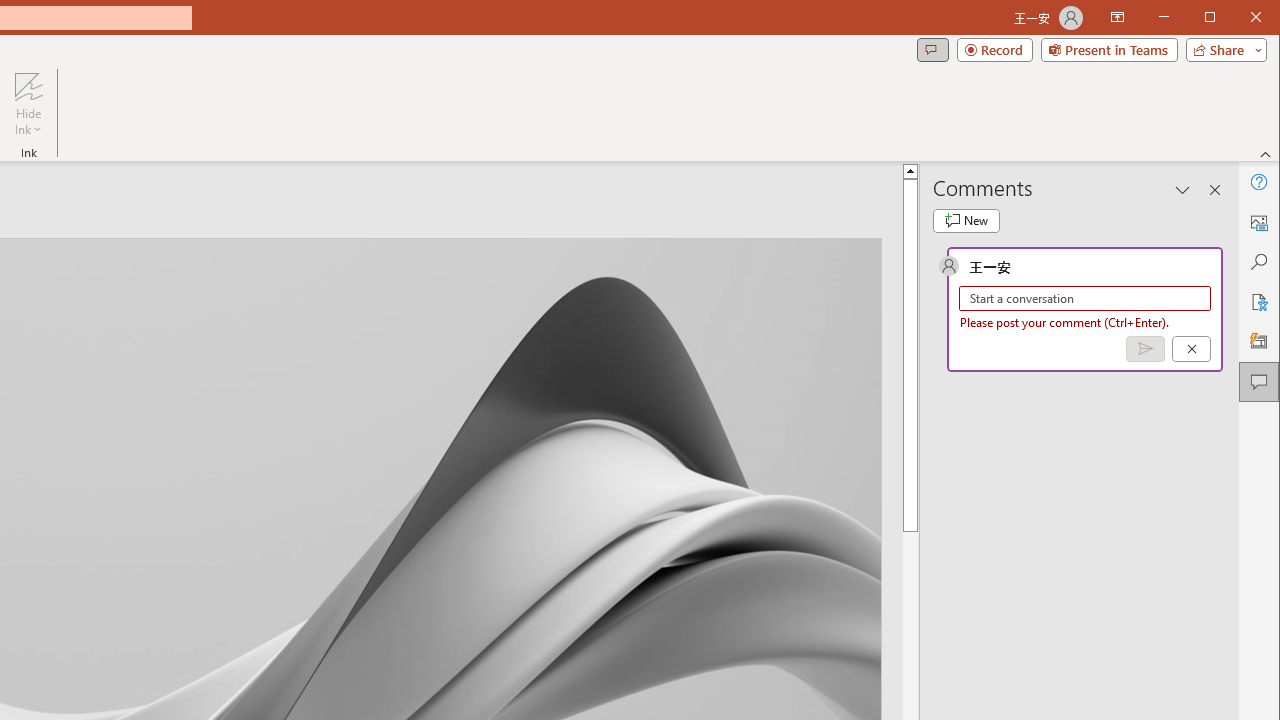 Image resolution: width=1280 pixels, height=720 pixels. What do you see at coordinates (1084, 298) in the screenshot?
I see `'Start a conversation'` at bounding box center [1084, 298].